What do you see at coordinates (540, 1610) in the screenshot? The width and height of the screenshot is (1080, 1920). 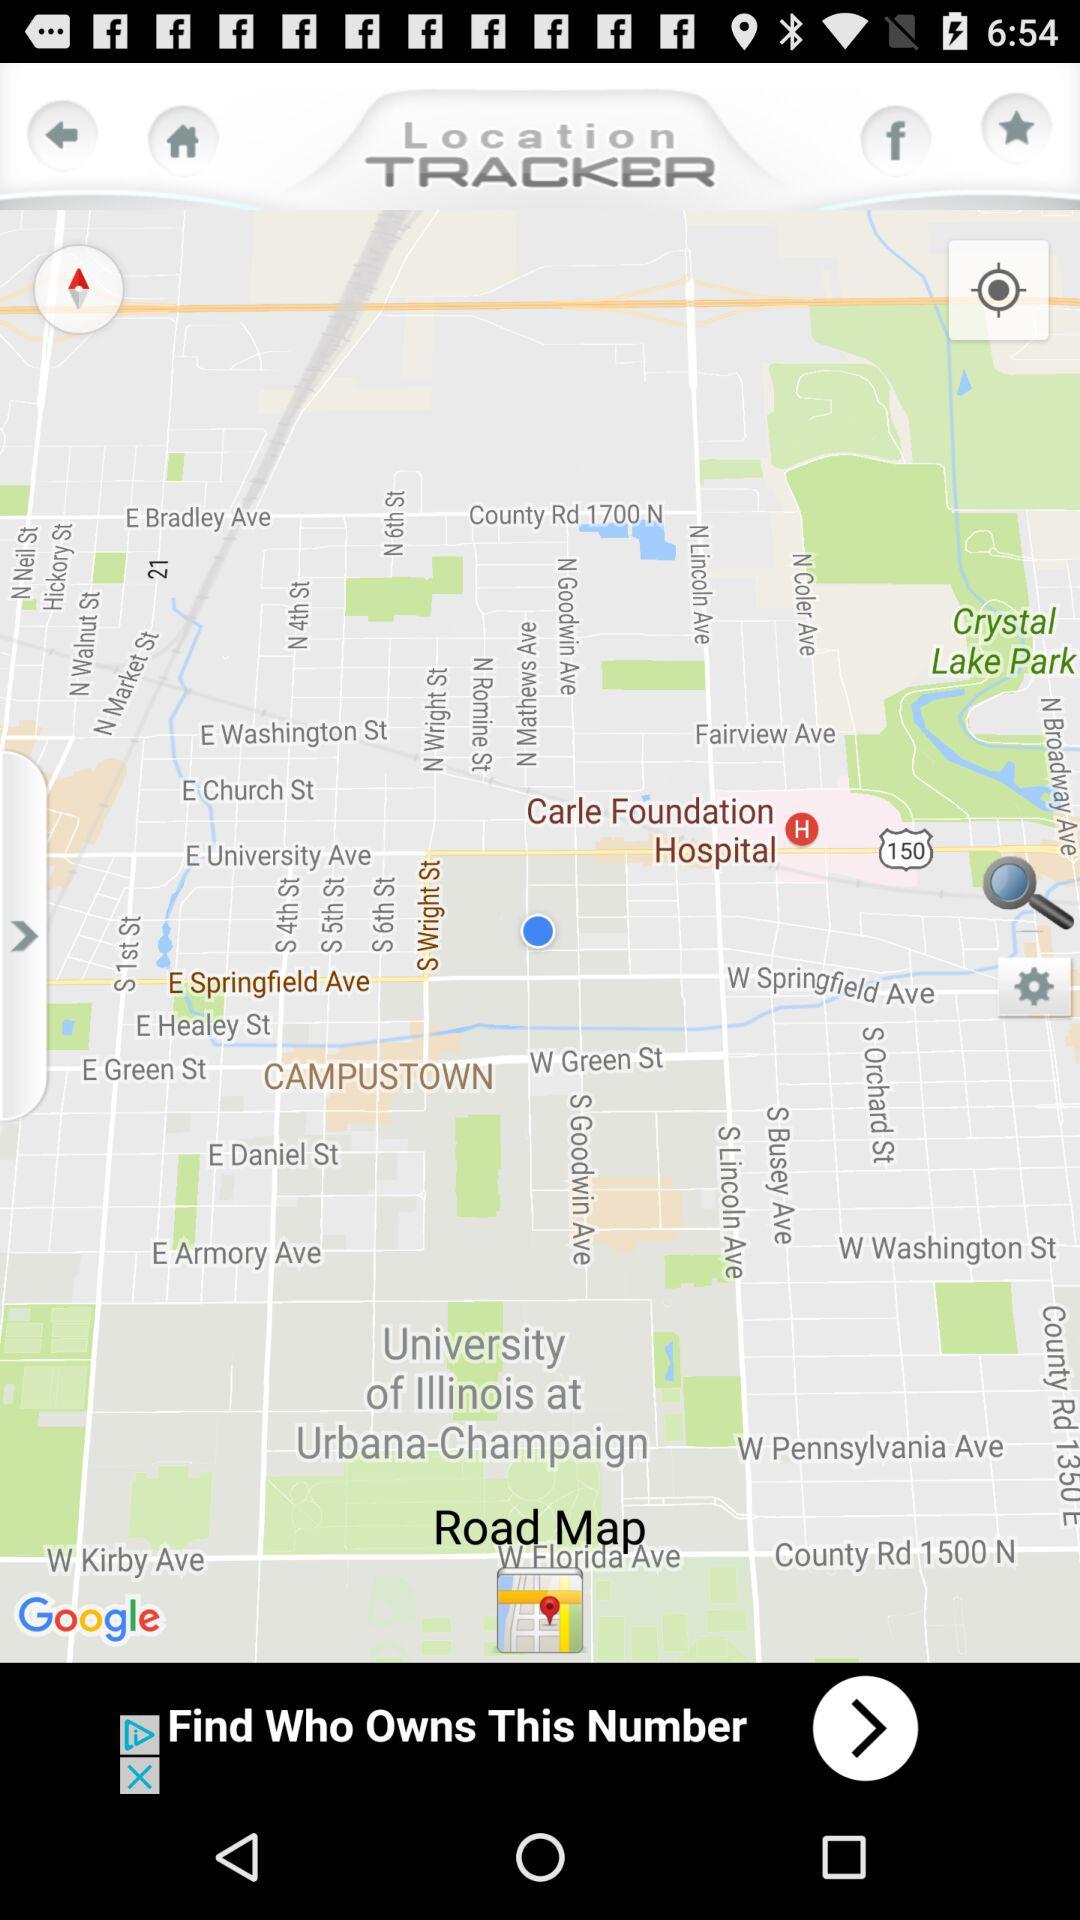 I see `the road map` at bounding box center [540, 1610].